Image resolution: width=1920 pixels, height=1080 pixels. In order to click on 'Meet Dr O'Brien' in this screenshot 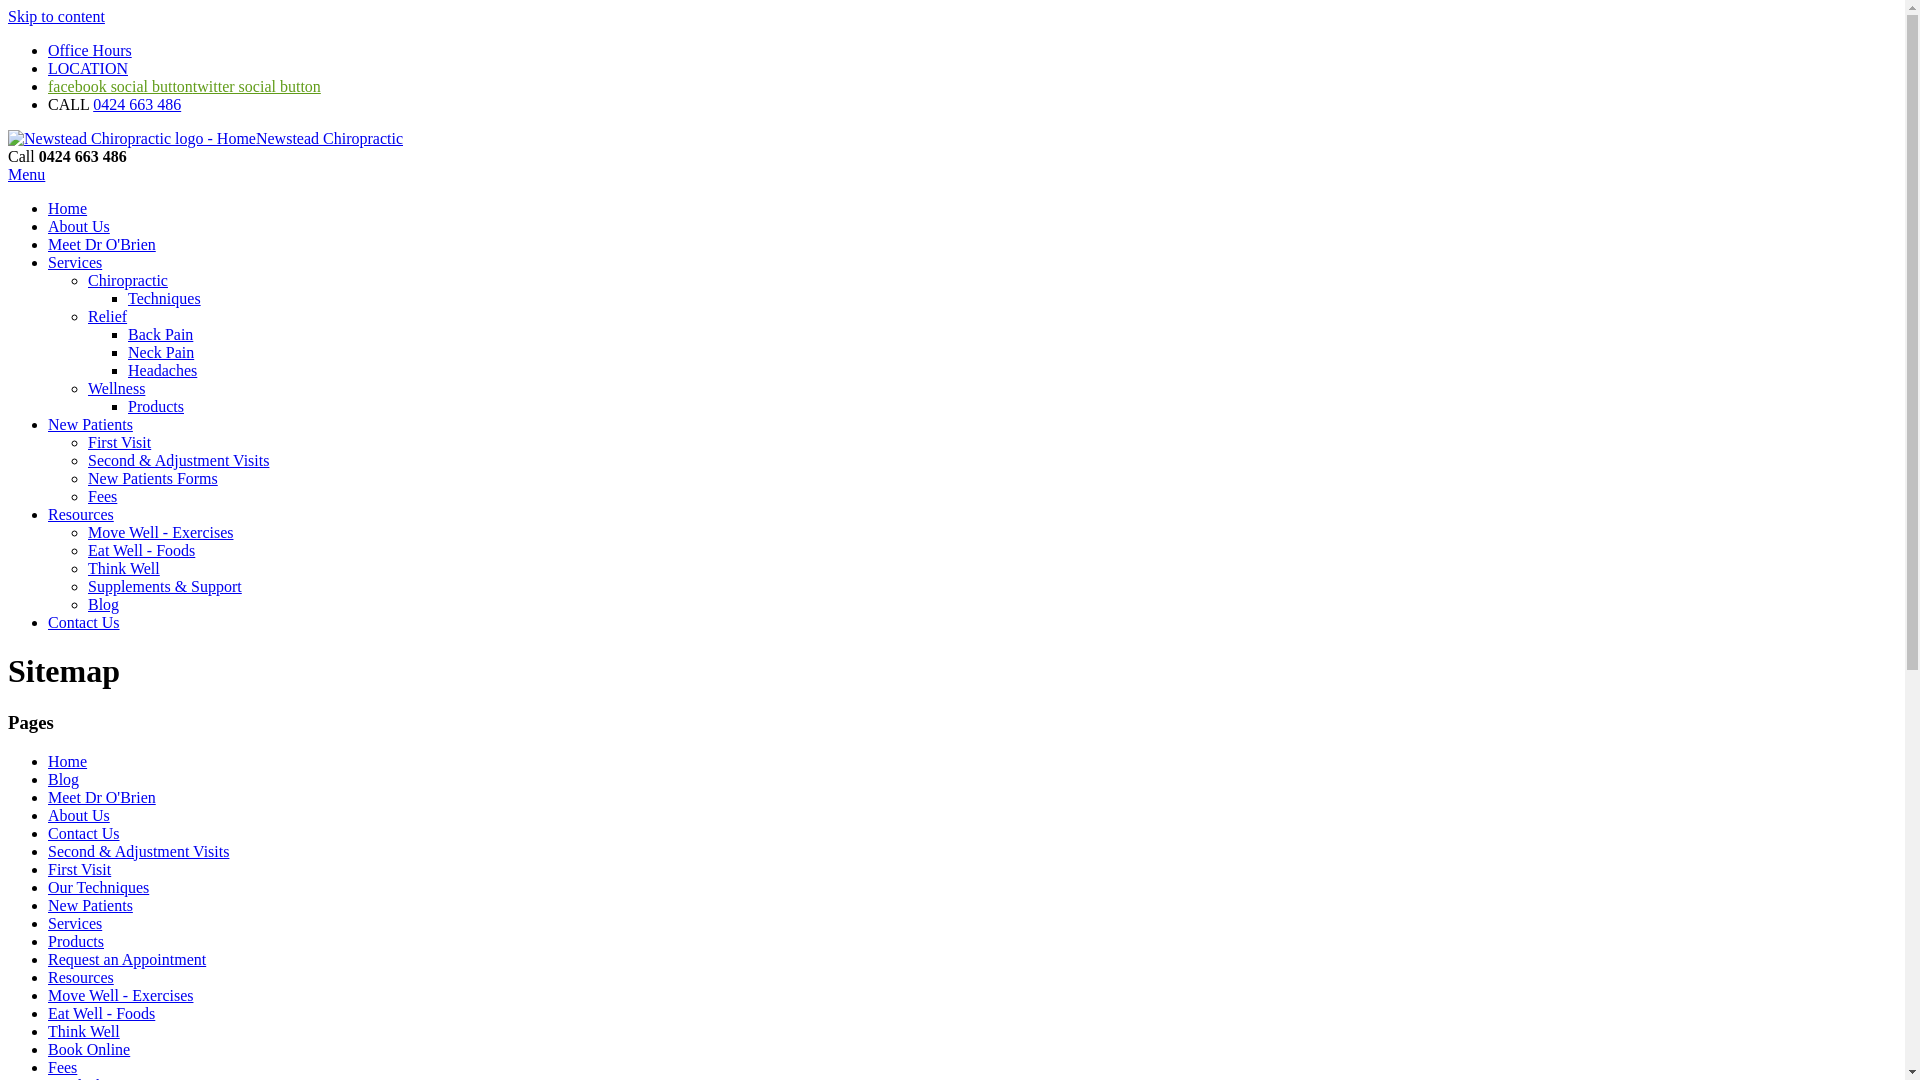, I will do `click(100, 796)`.